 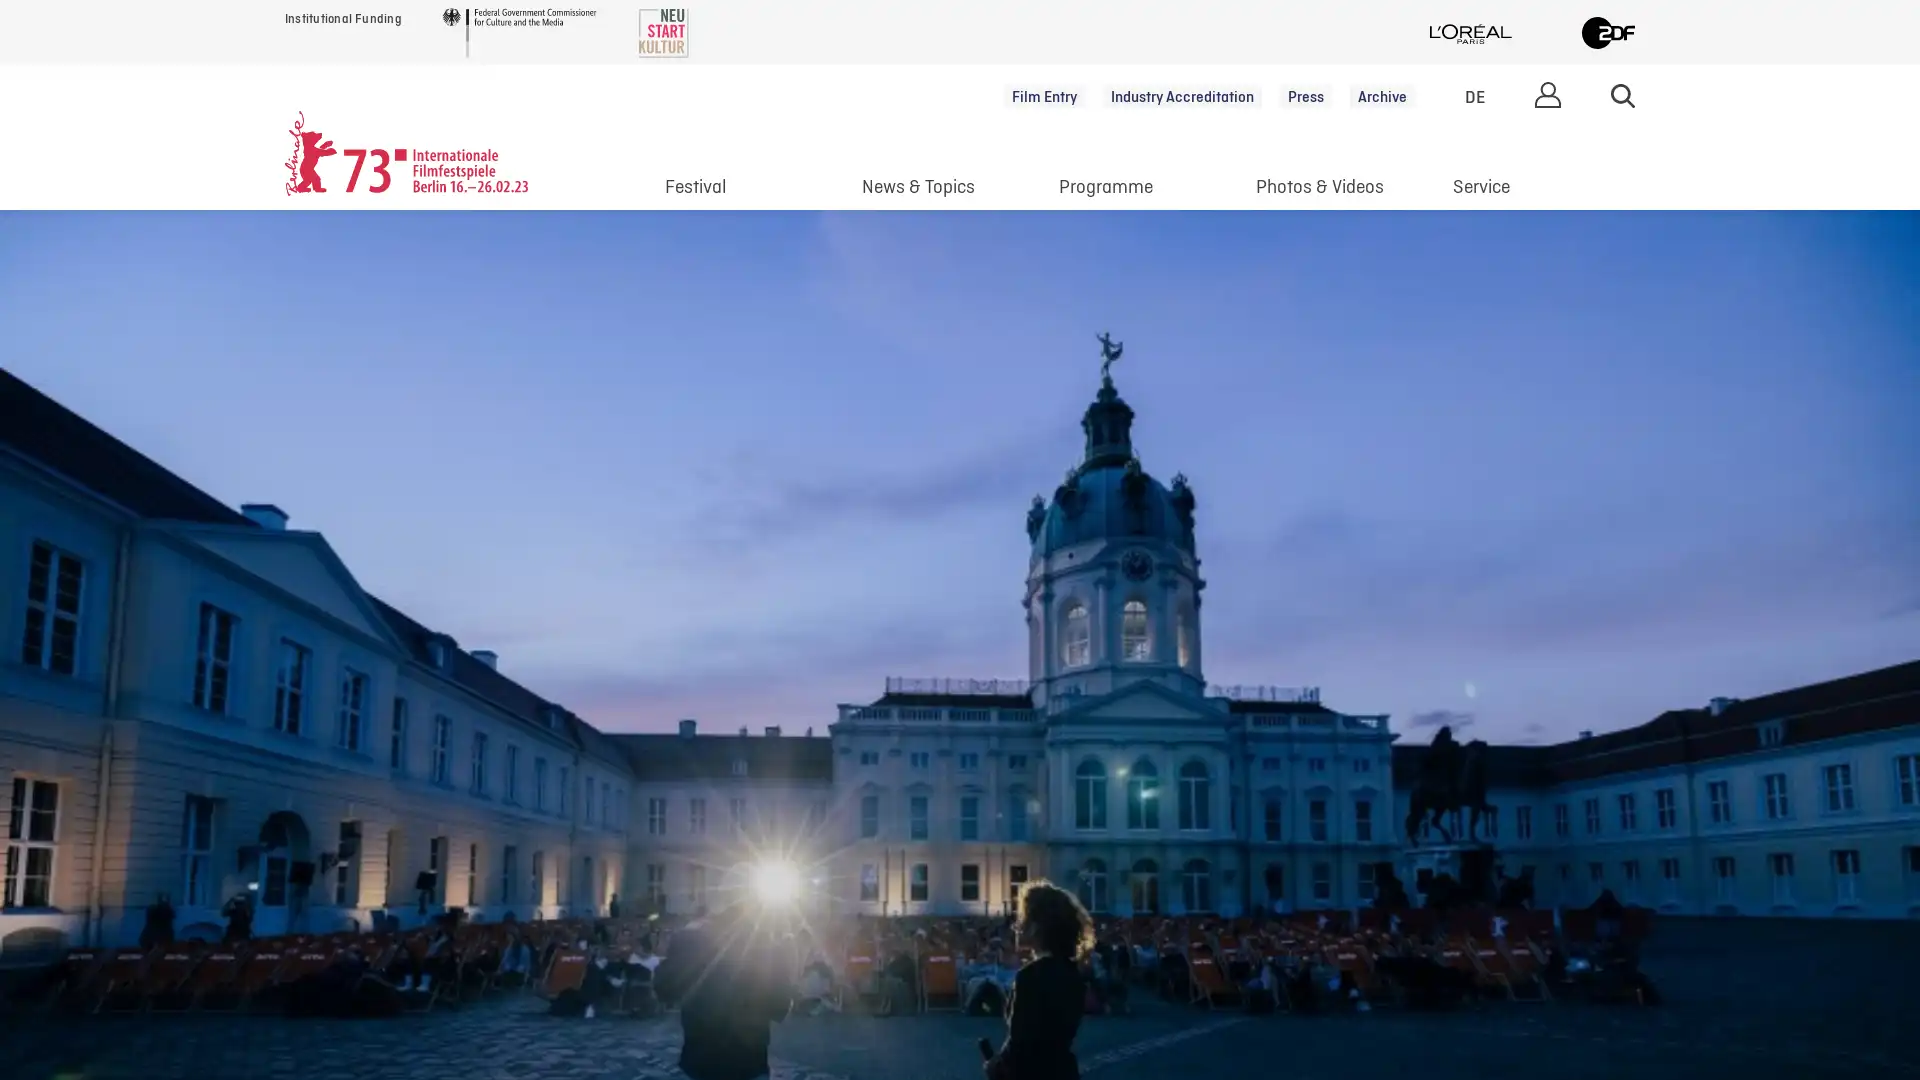 I want to click on Submit, so click(x=1622, y=95).